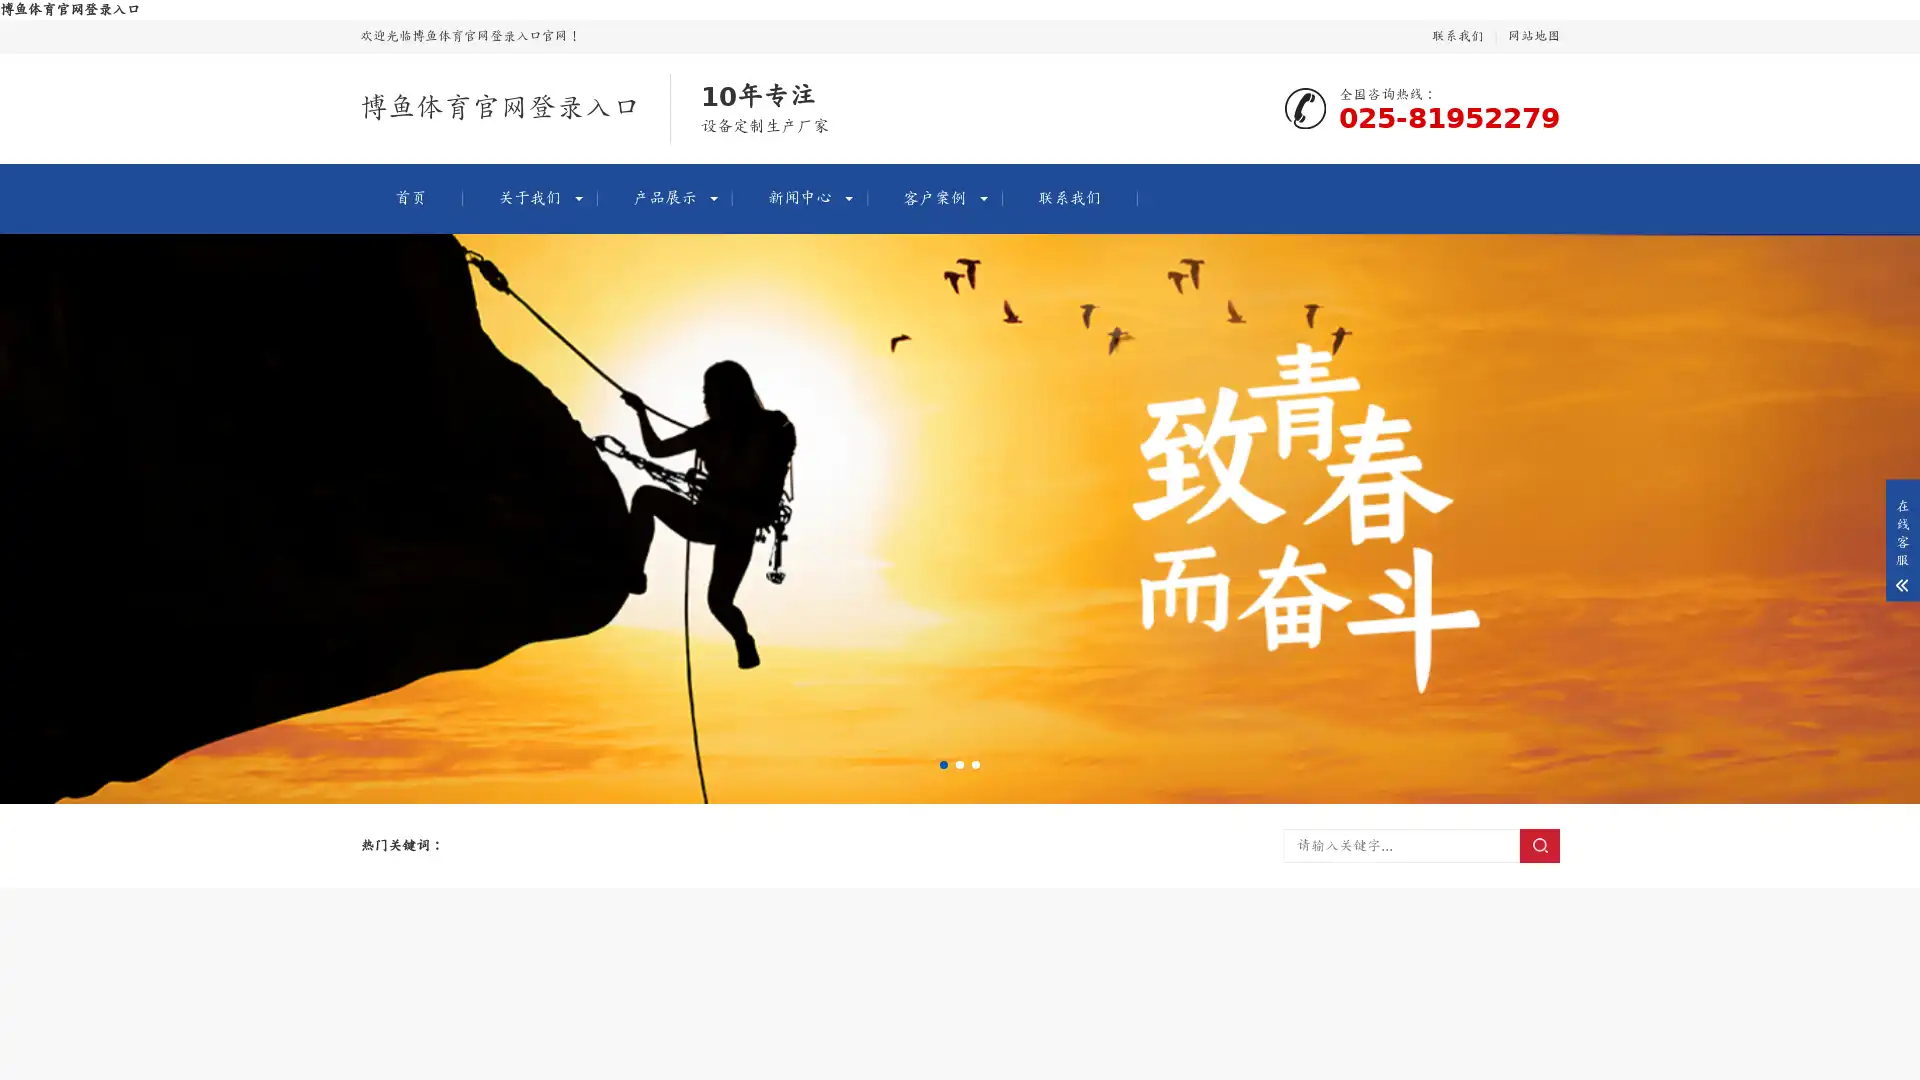  Describe the element at coordinates (943, 764) in the screenshot. I see `Go to slide 1` at that location.